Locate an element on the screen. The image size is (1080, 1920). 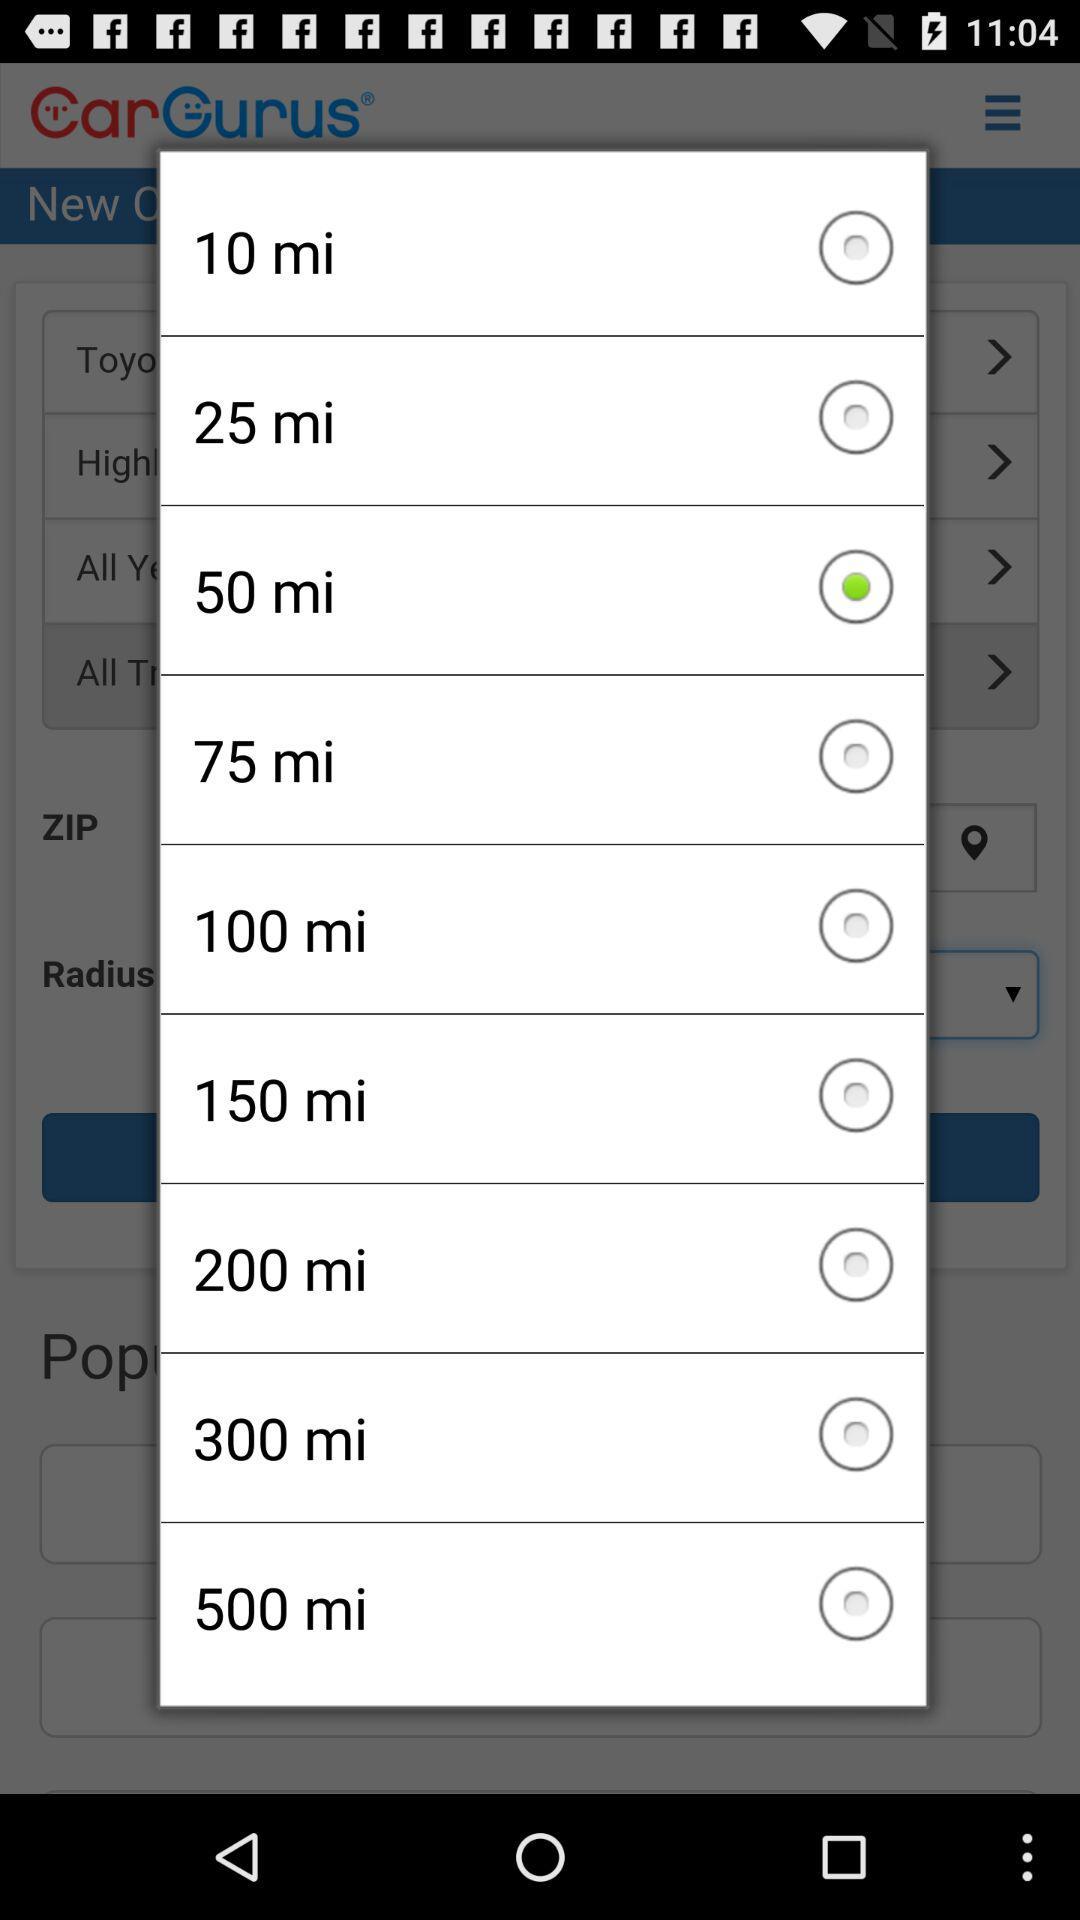
item below the 300 mi is located at coordinates (542, 1607).